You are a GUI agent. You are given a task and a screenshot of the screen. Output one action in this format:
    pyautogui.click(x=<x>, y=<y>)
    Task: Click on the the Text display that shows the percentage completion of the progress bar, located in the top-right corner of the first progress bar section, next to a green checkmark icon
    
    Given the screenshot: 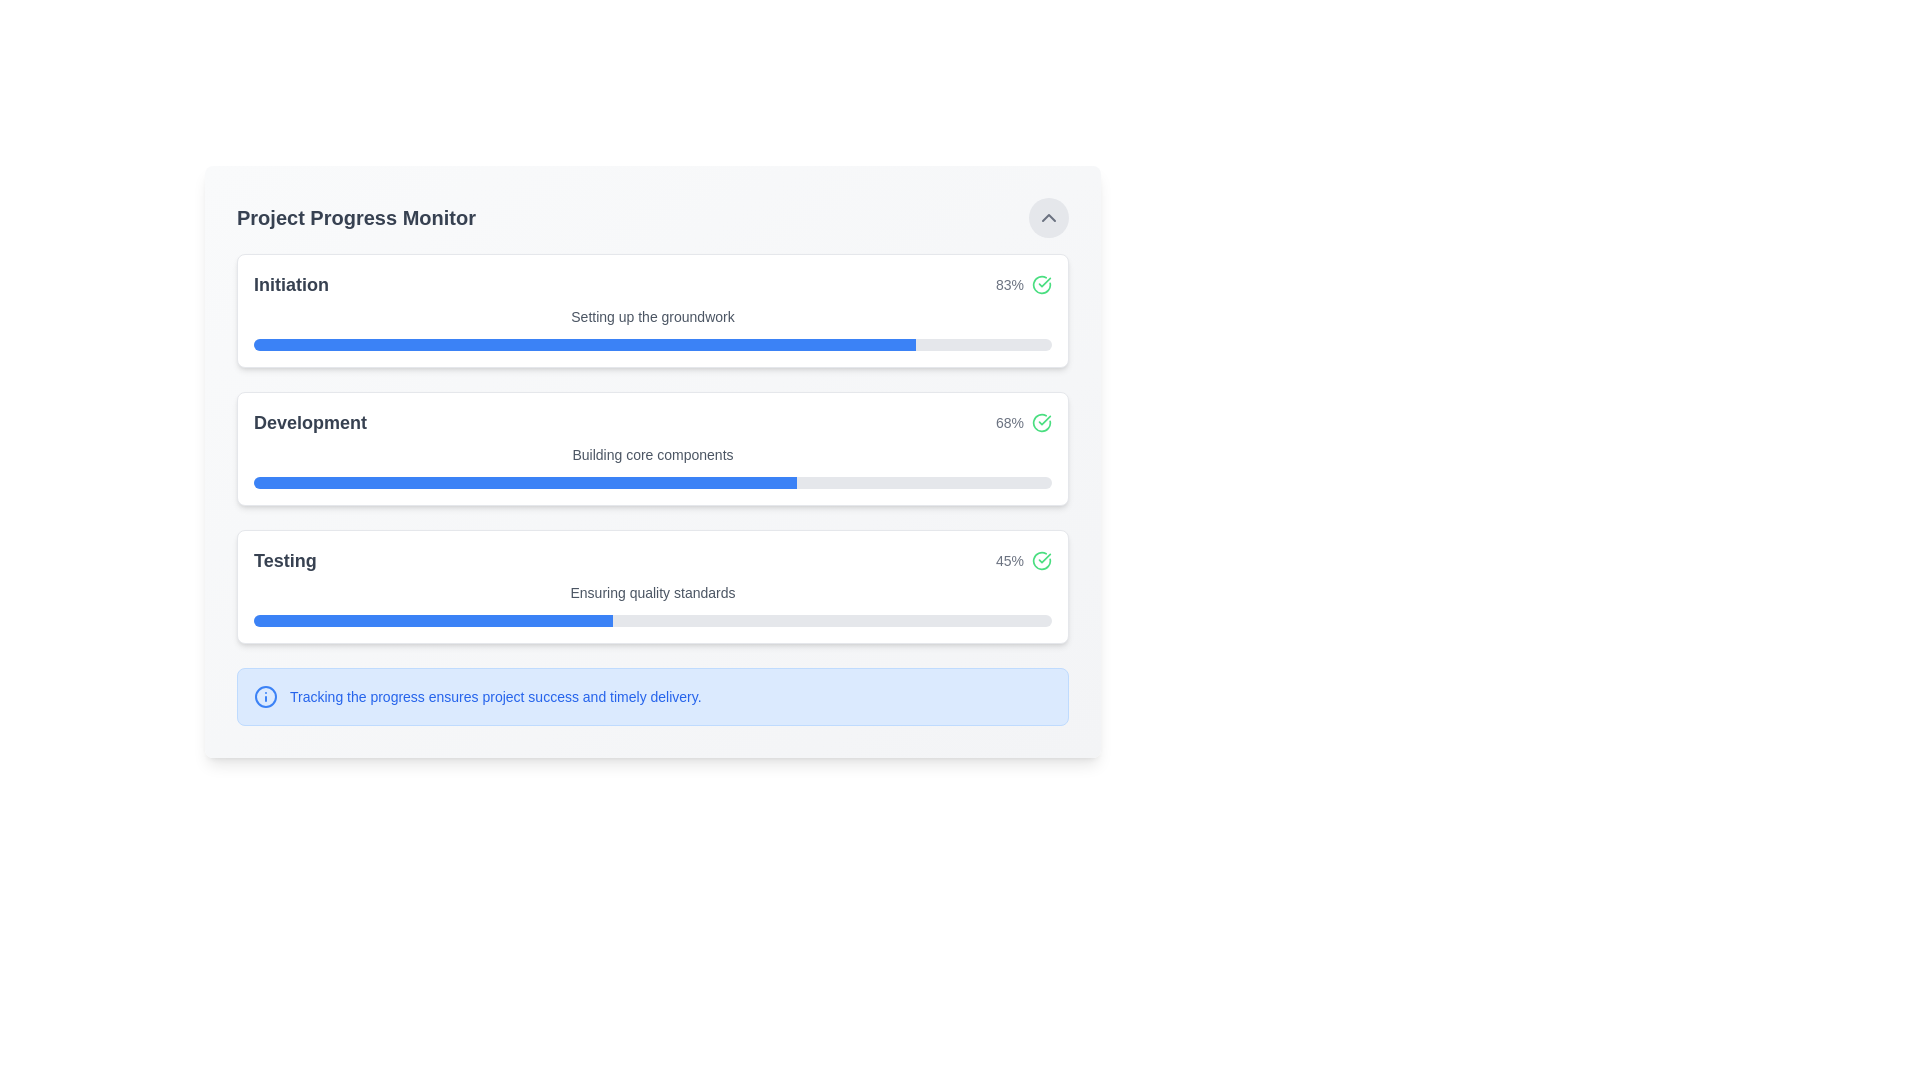 What is the action you would take?
    pyautogui.click(x=1009, y=285)
    